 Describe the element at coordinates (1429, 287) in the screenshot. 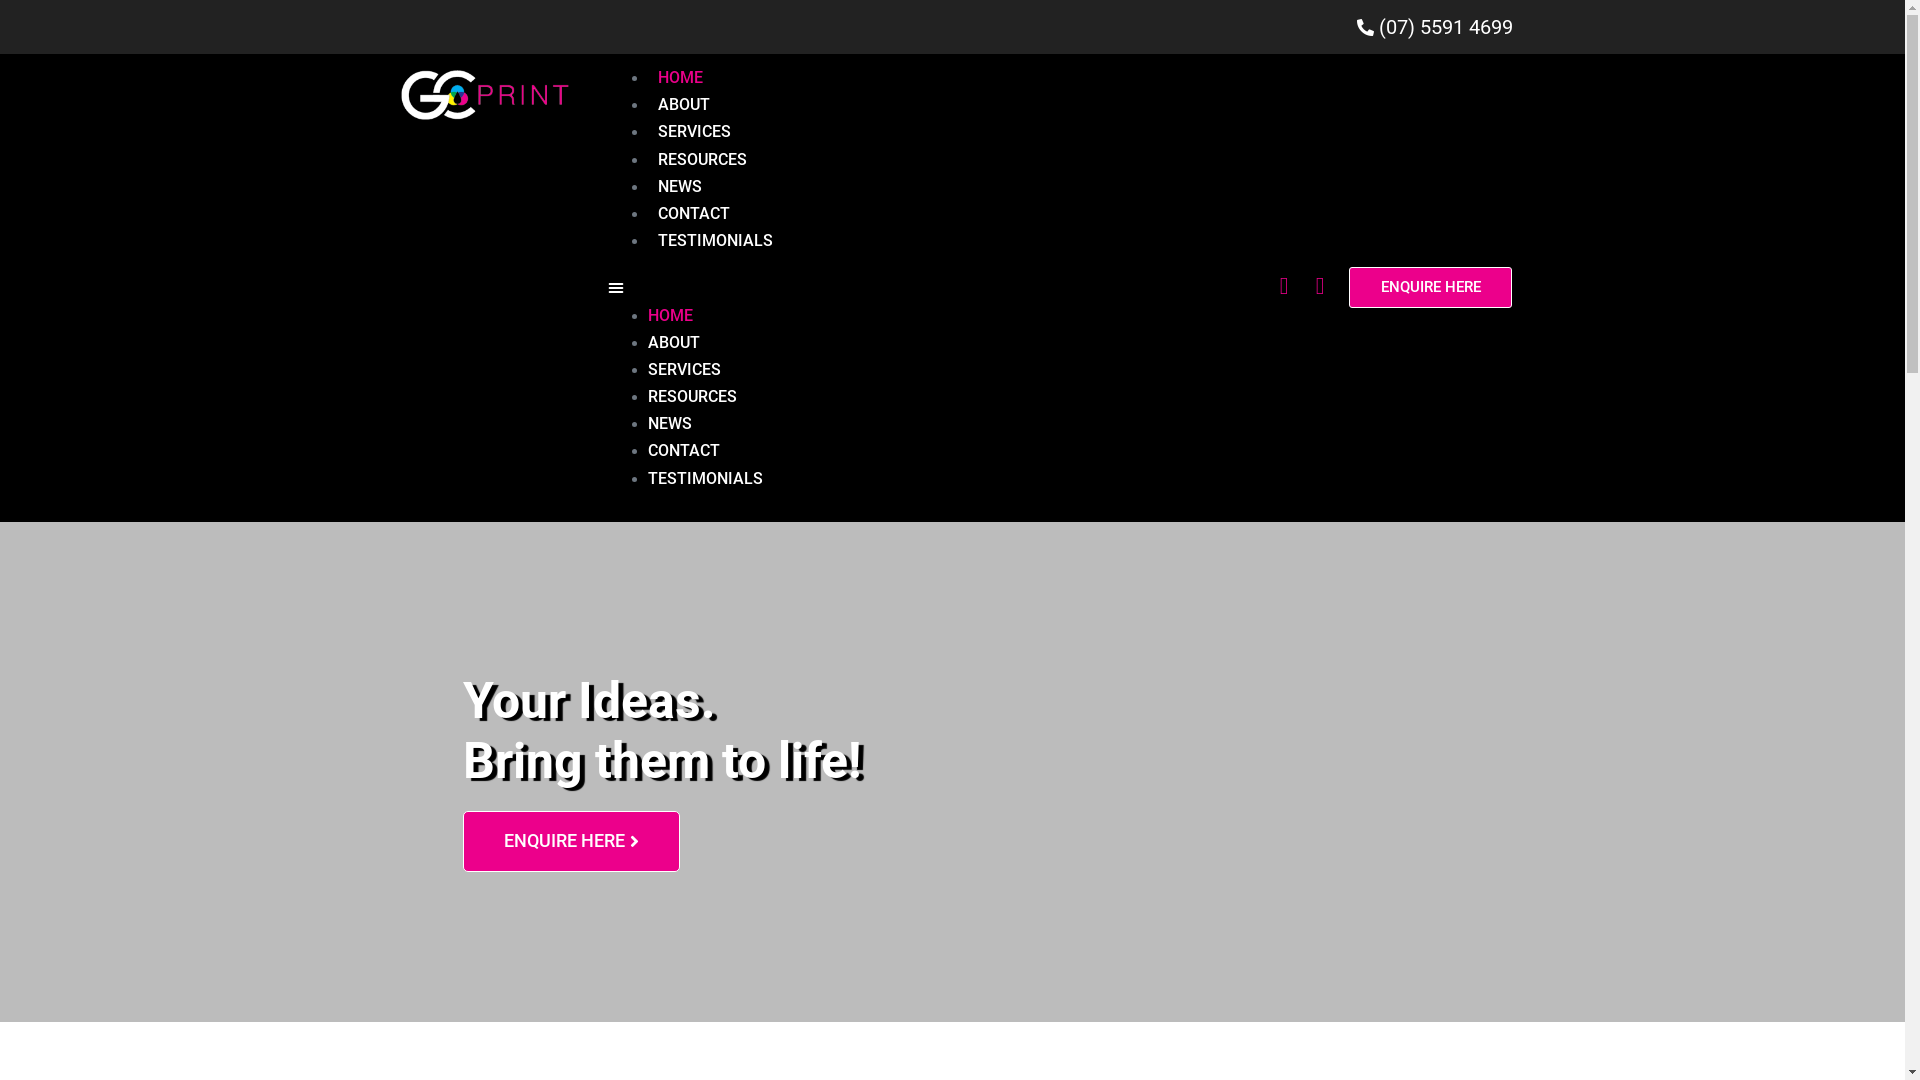

I see `'ENQUIRE HERE'` at that location.